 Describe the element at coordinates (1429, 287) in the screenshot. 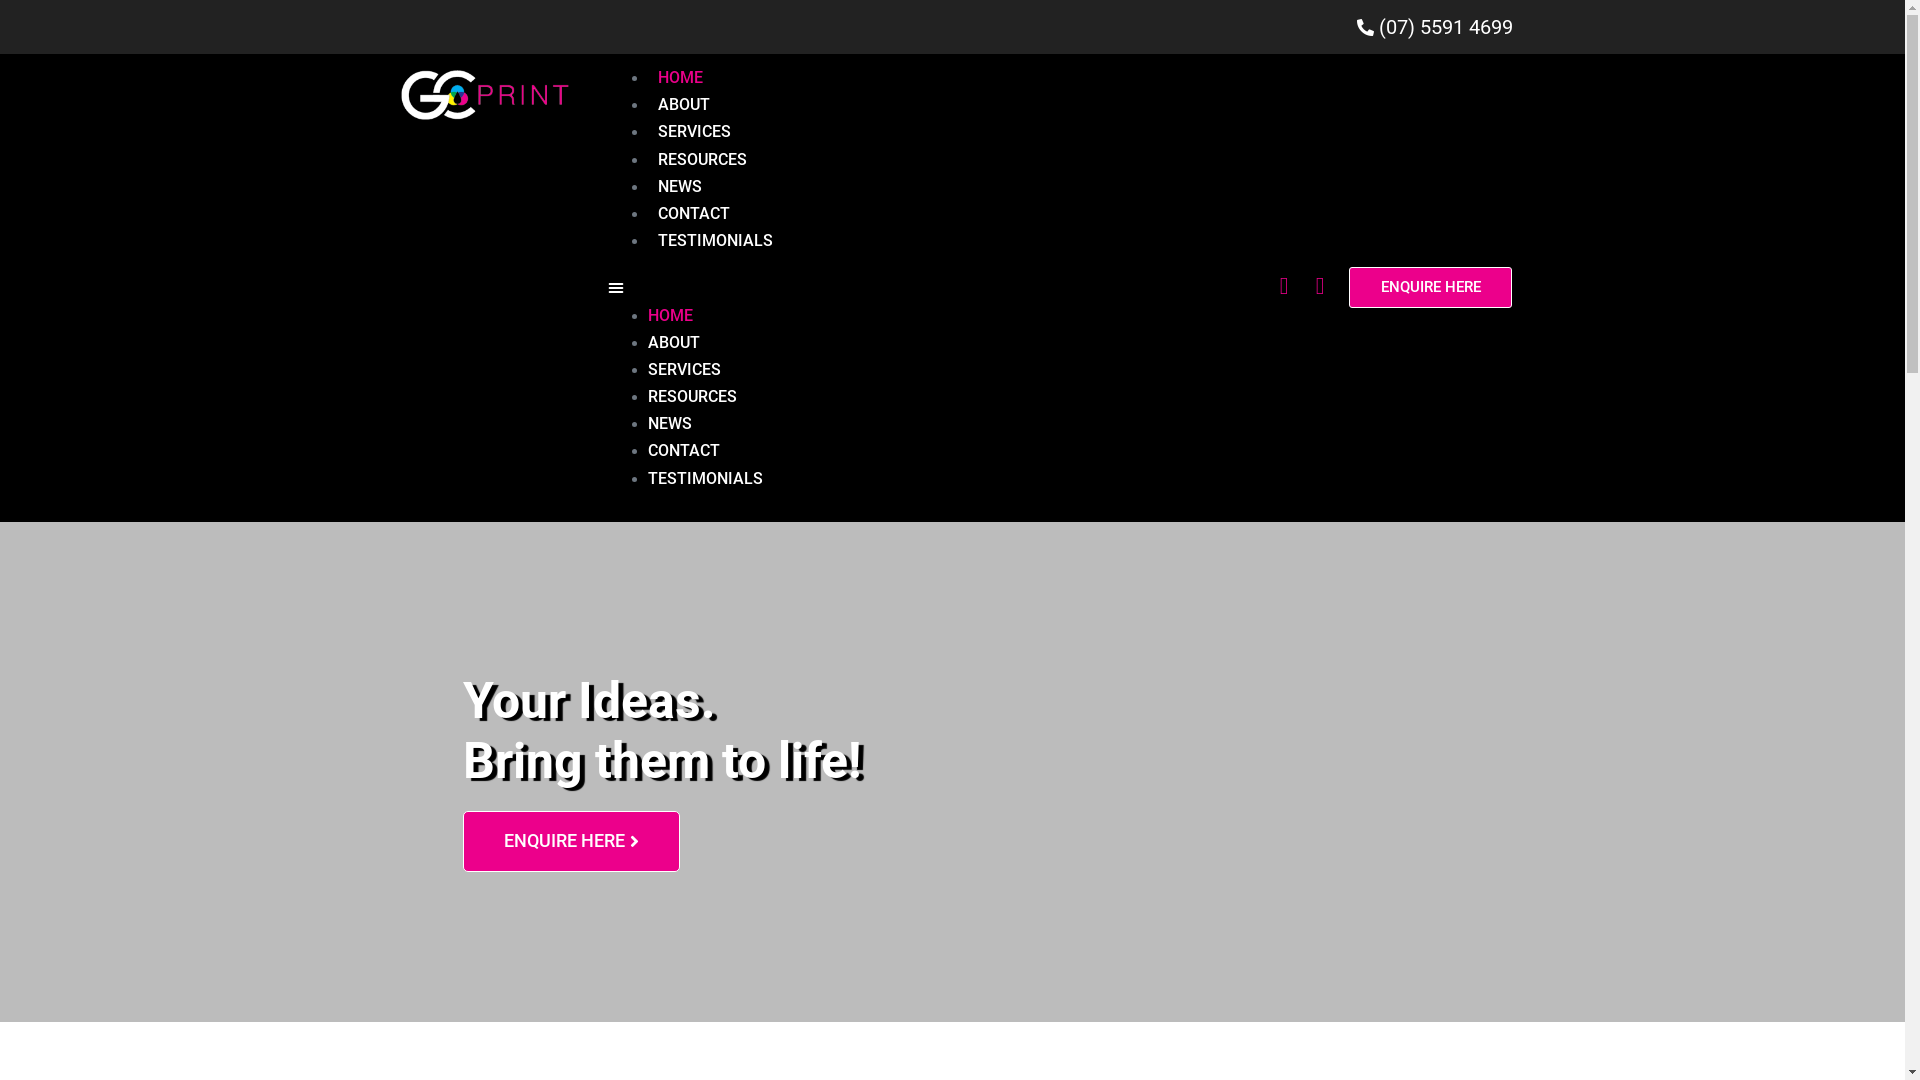

I see `'ENQUIRE HERE'` at that location.